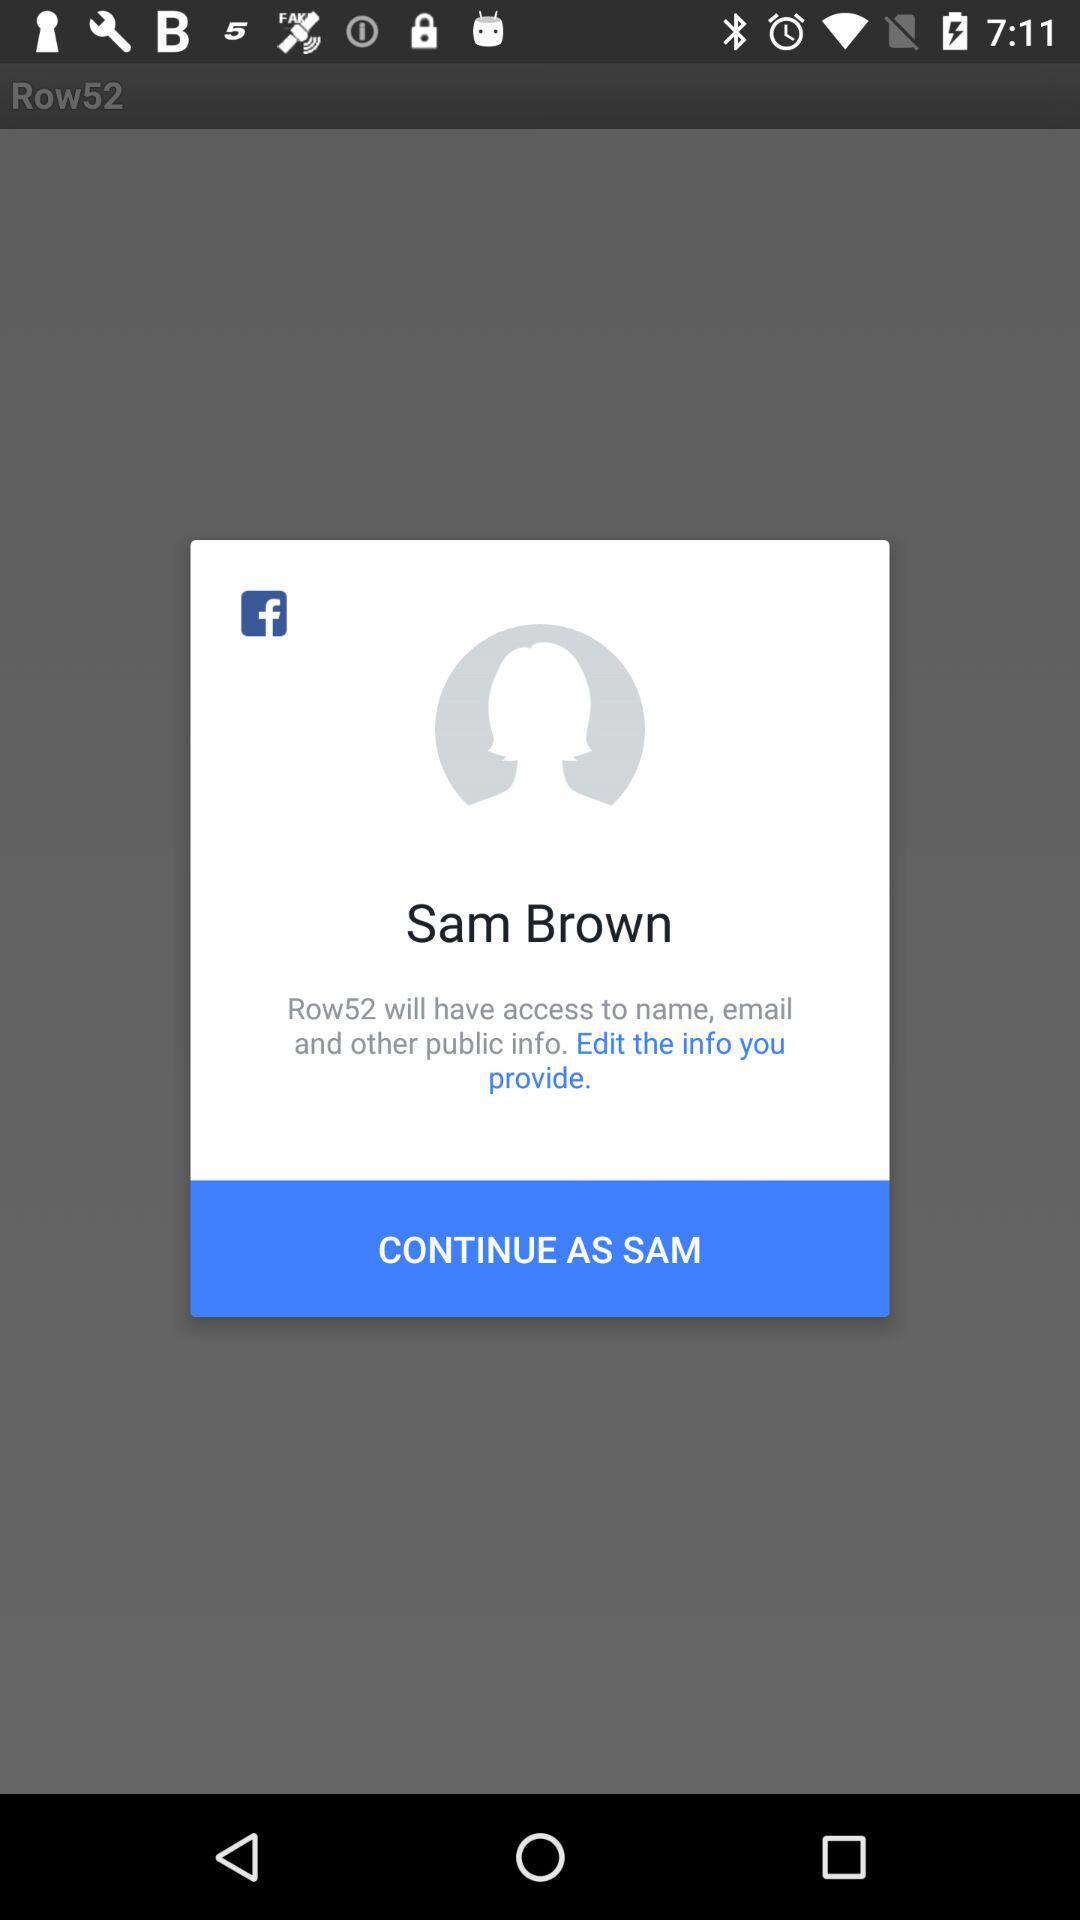  Describe the element at coordinates (540, 1247) in the screenshot. I see `the continue as sam item` at that location.